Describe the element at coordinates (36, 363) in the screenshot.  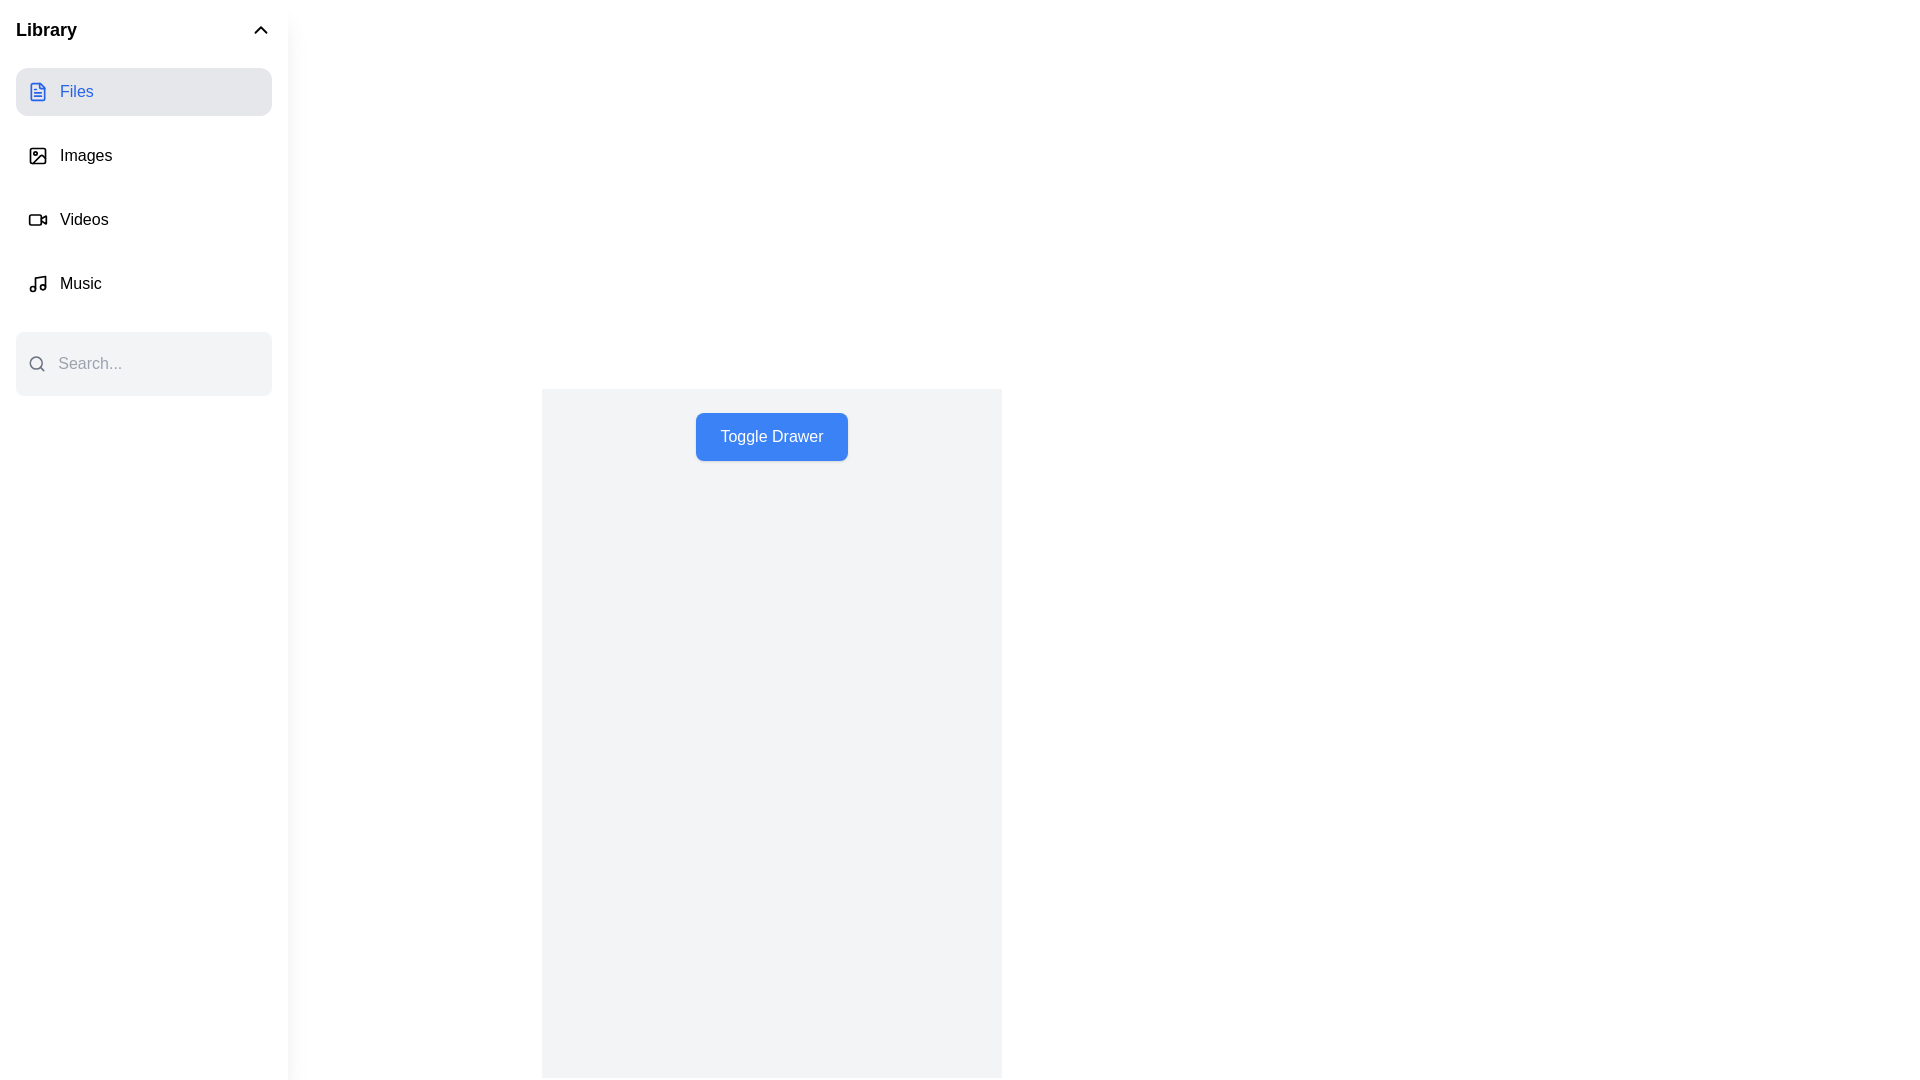
I see `the SVG Circle representing the search icon located in the sidebar near the top-left of the interface` at that location.